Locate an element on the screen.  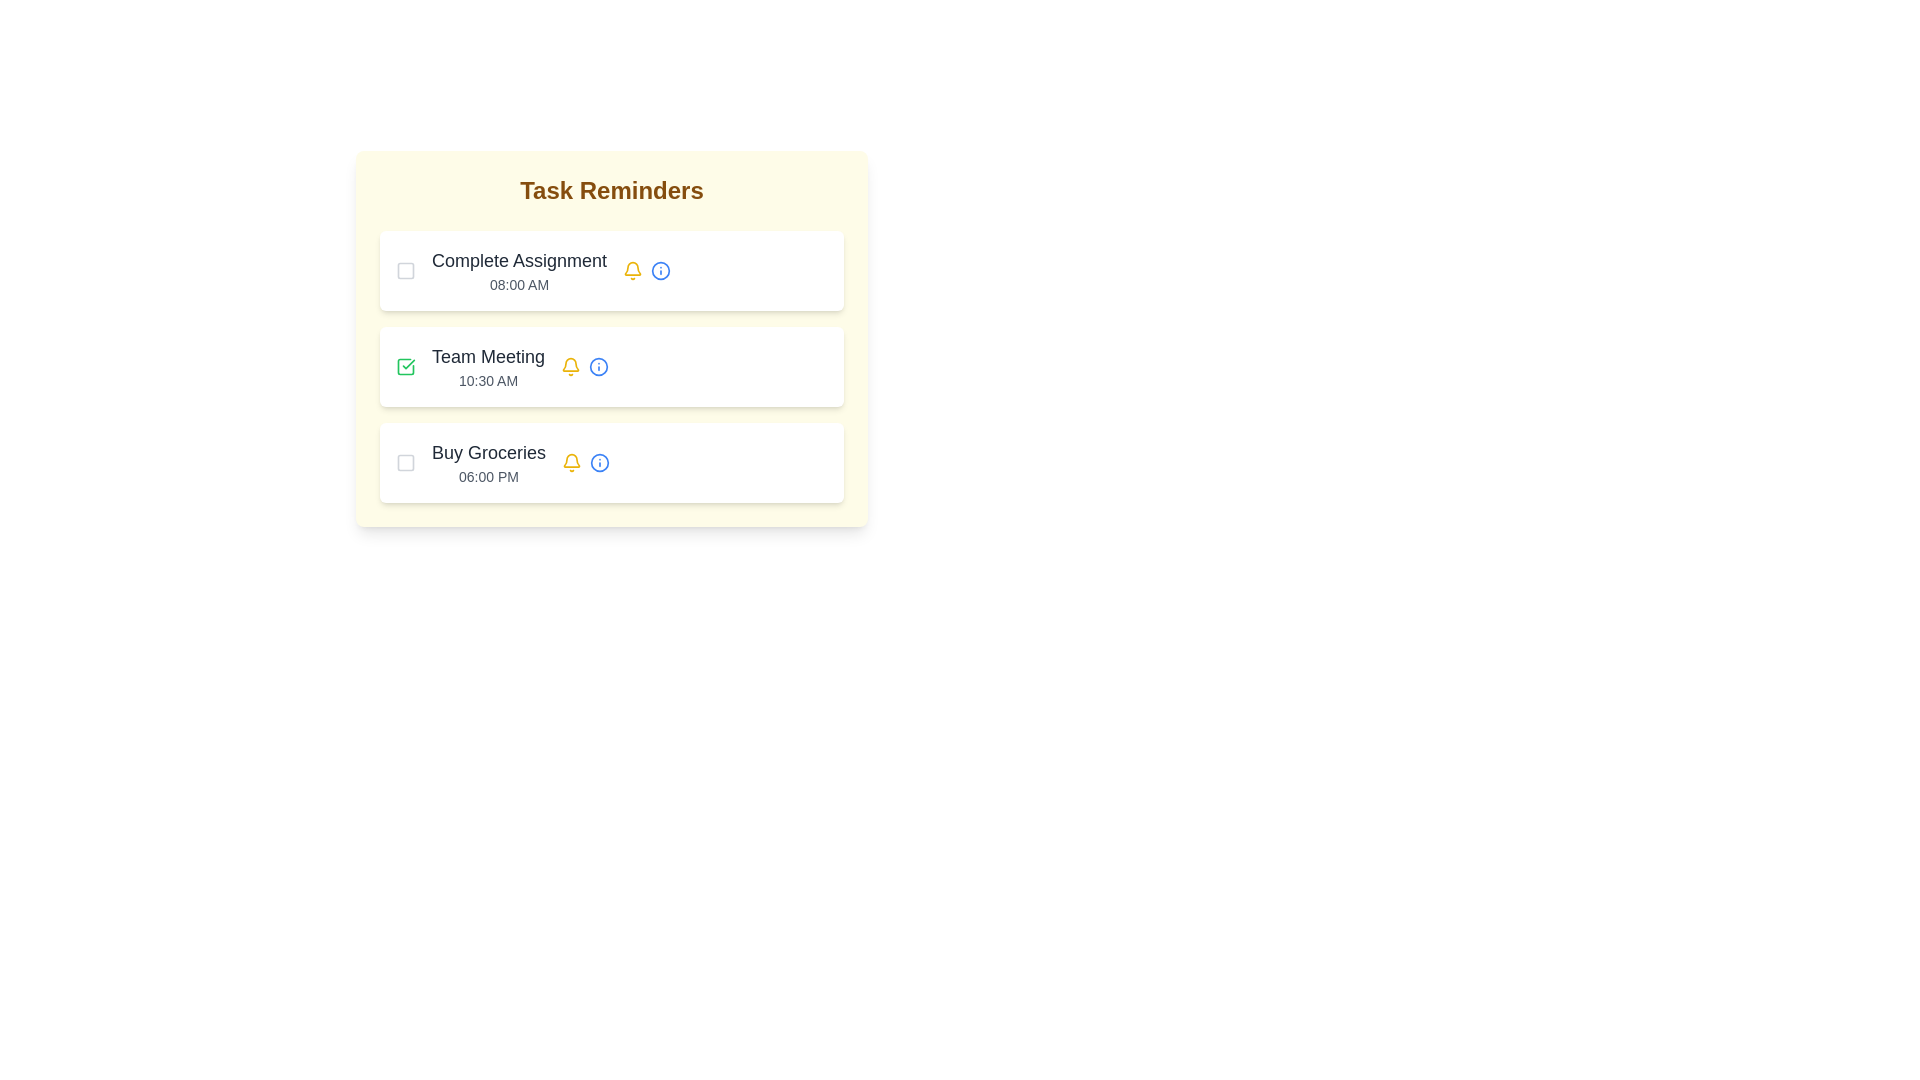
the small, square-shaped checkbox with a light gray border located to the far left of the 'Complete Assignment' text is located at coordinates (405, 270).